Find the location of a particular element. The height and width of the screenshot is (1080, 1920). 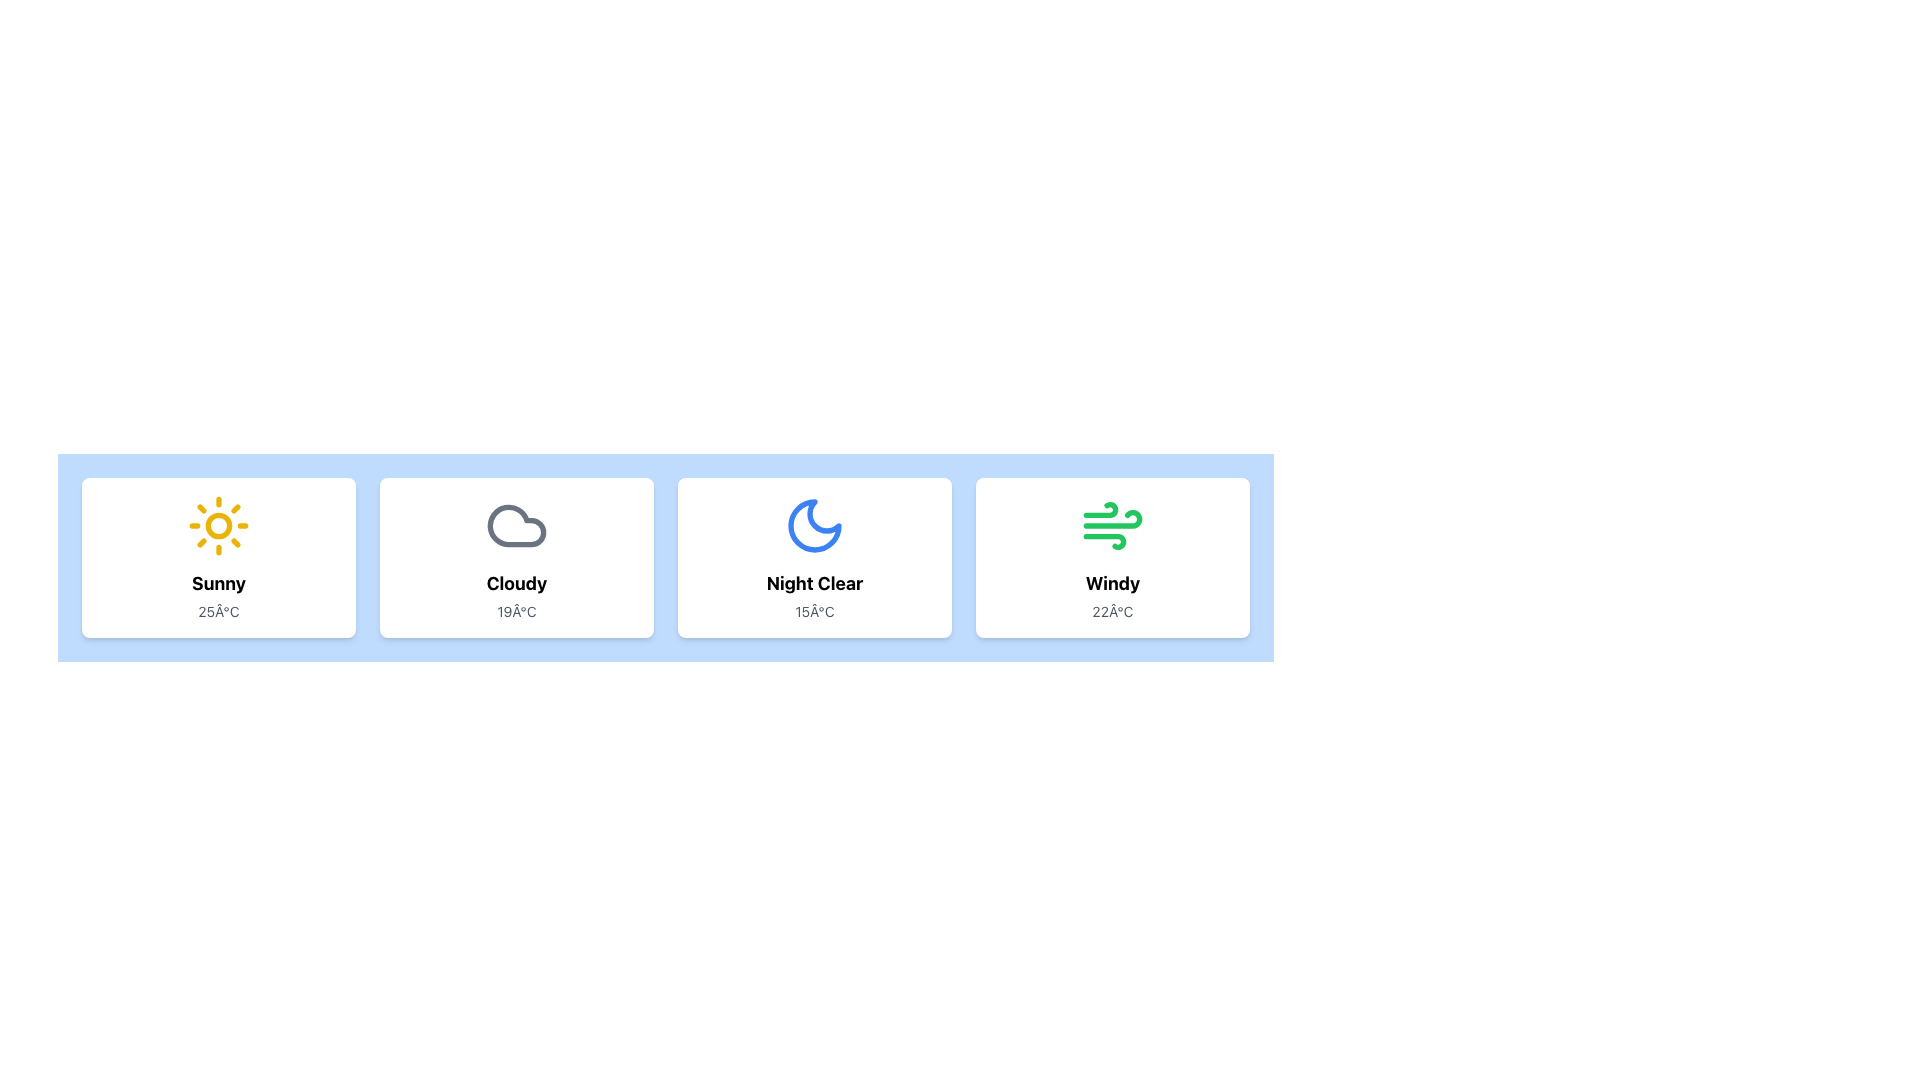

cloud icon displayed above the text 'Cloudy' in the weather application, which is part of the second card from the left is located at coordinates (517, 524).